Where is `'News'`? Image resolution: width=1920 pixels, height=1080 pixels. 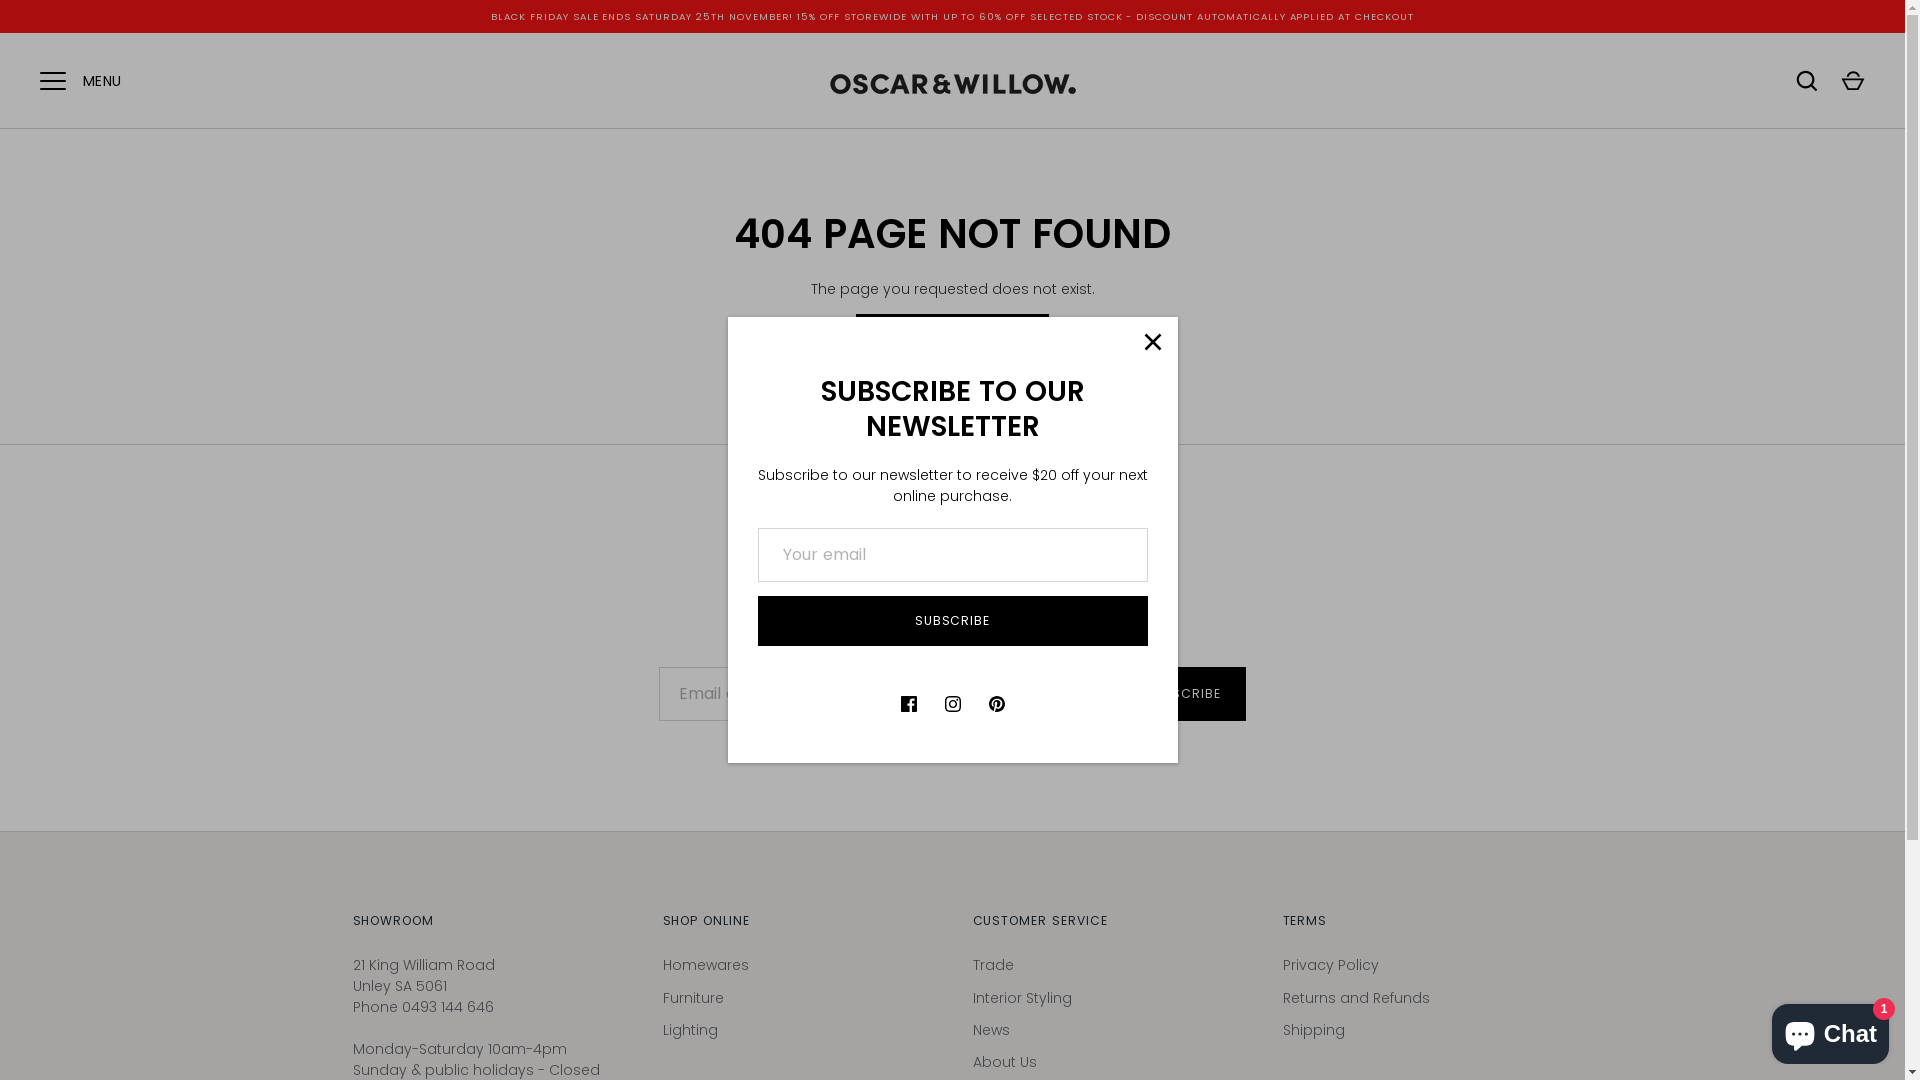
'News' is located at coordinates (990, 1029).